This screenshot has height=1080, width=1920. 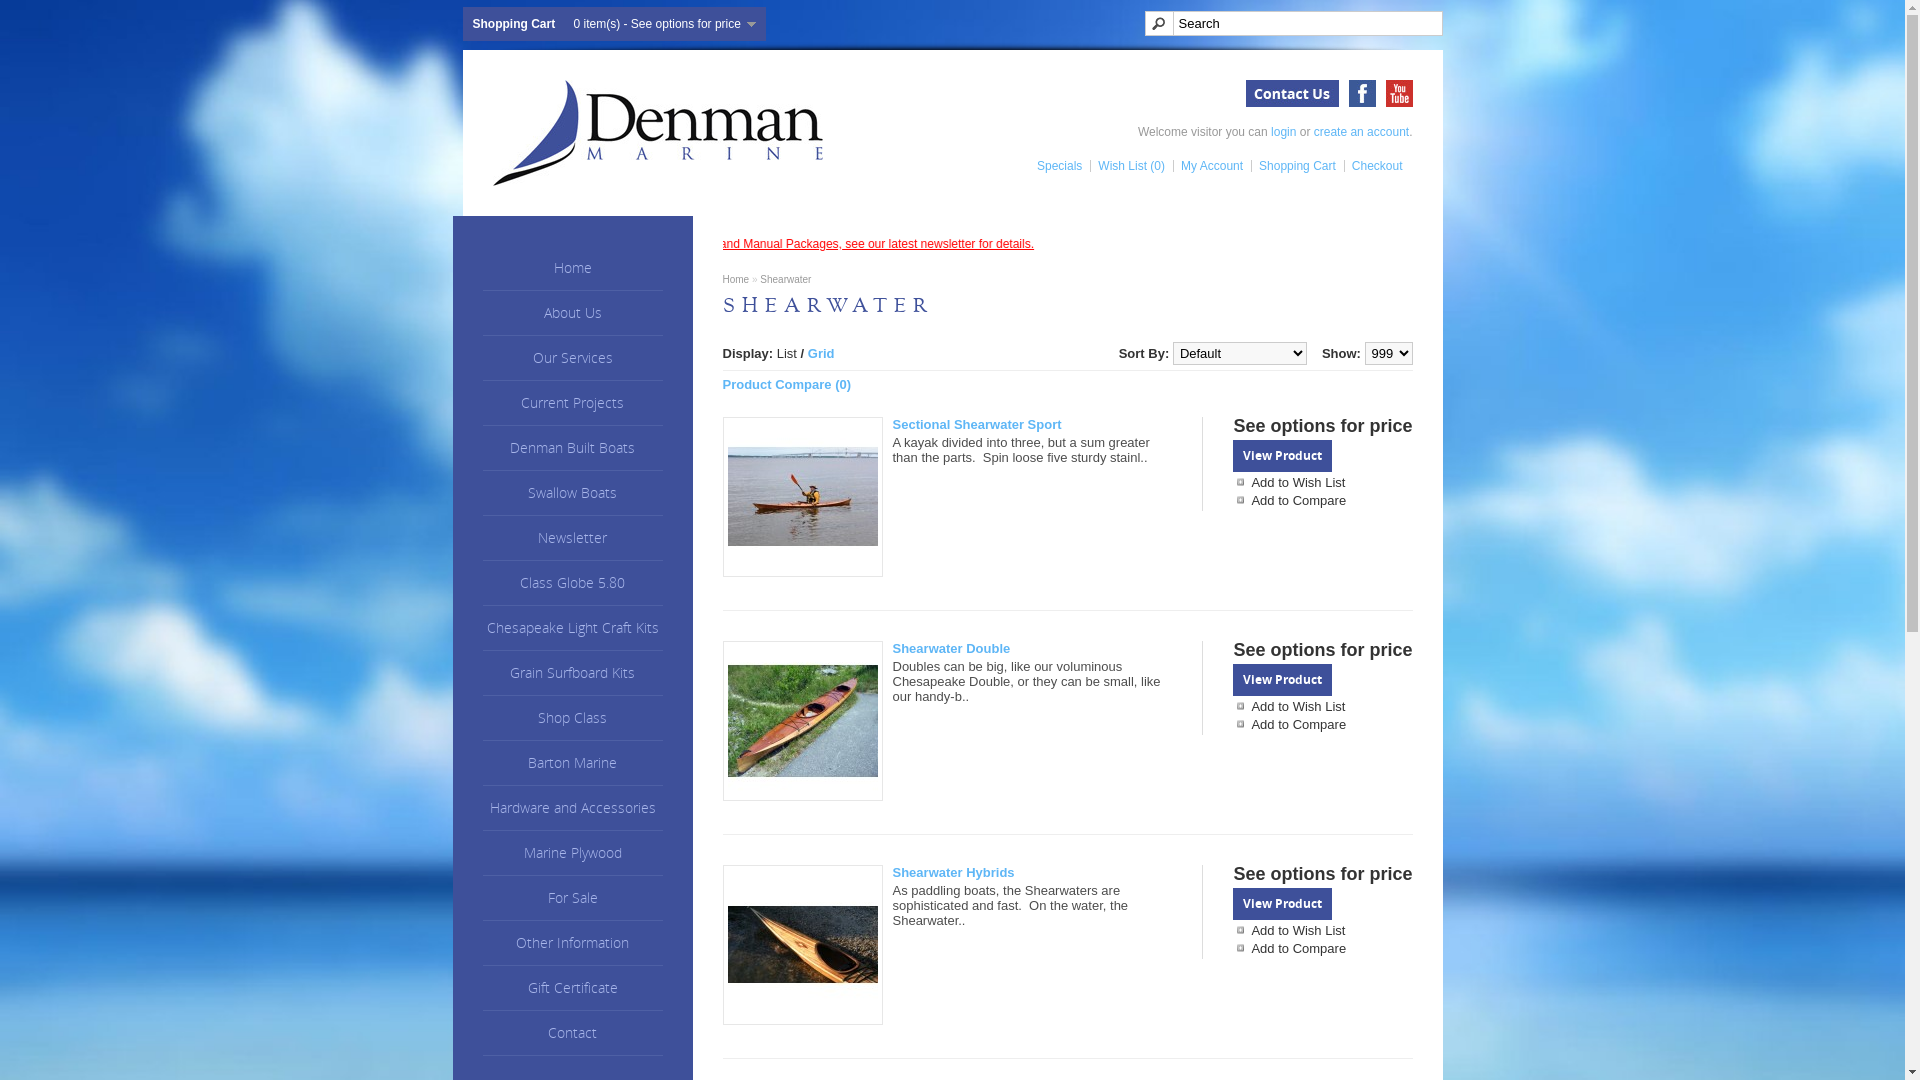 I want to click on 'Denman Built Boats', so click(x=570, y=447).